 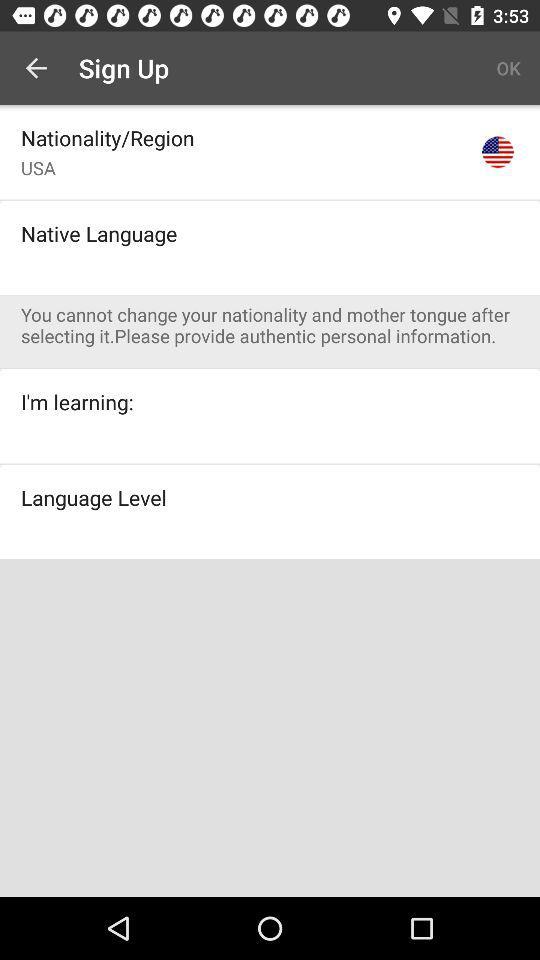 What do you see at coordinates (496, 151) in the screenshot?
I see `icon to the right of nationality/region item` at bounding box center [496, 151].